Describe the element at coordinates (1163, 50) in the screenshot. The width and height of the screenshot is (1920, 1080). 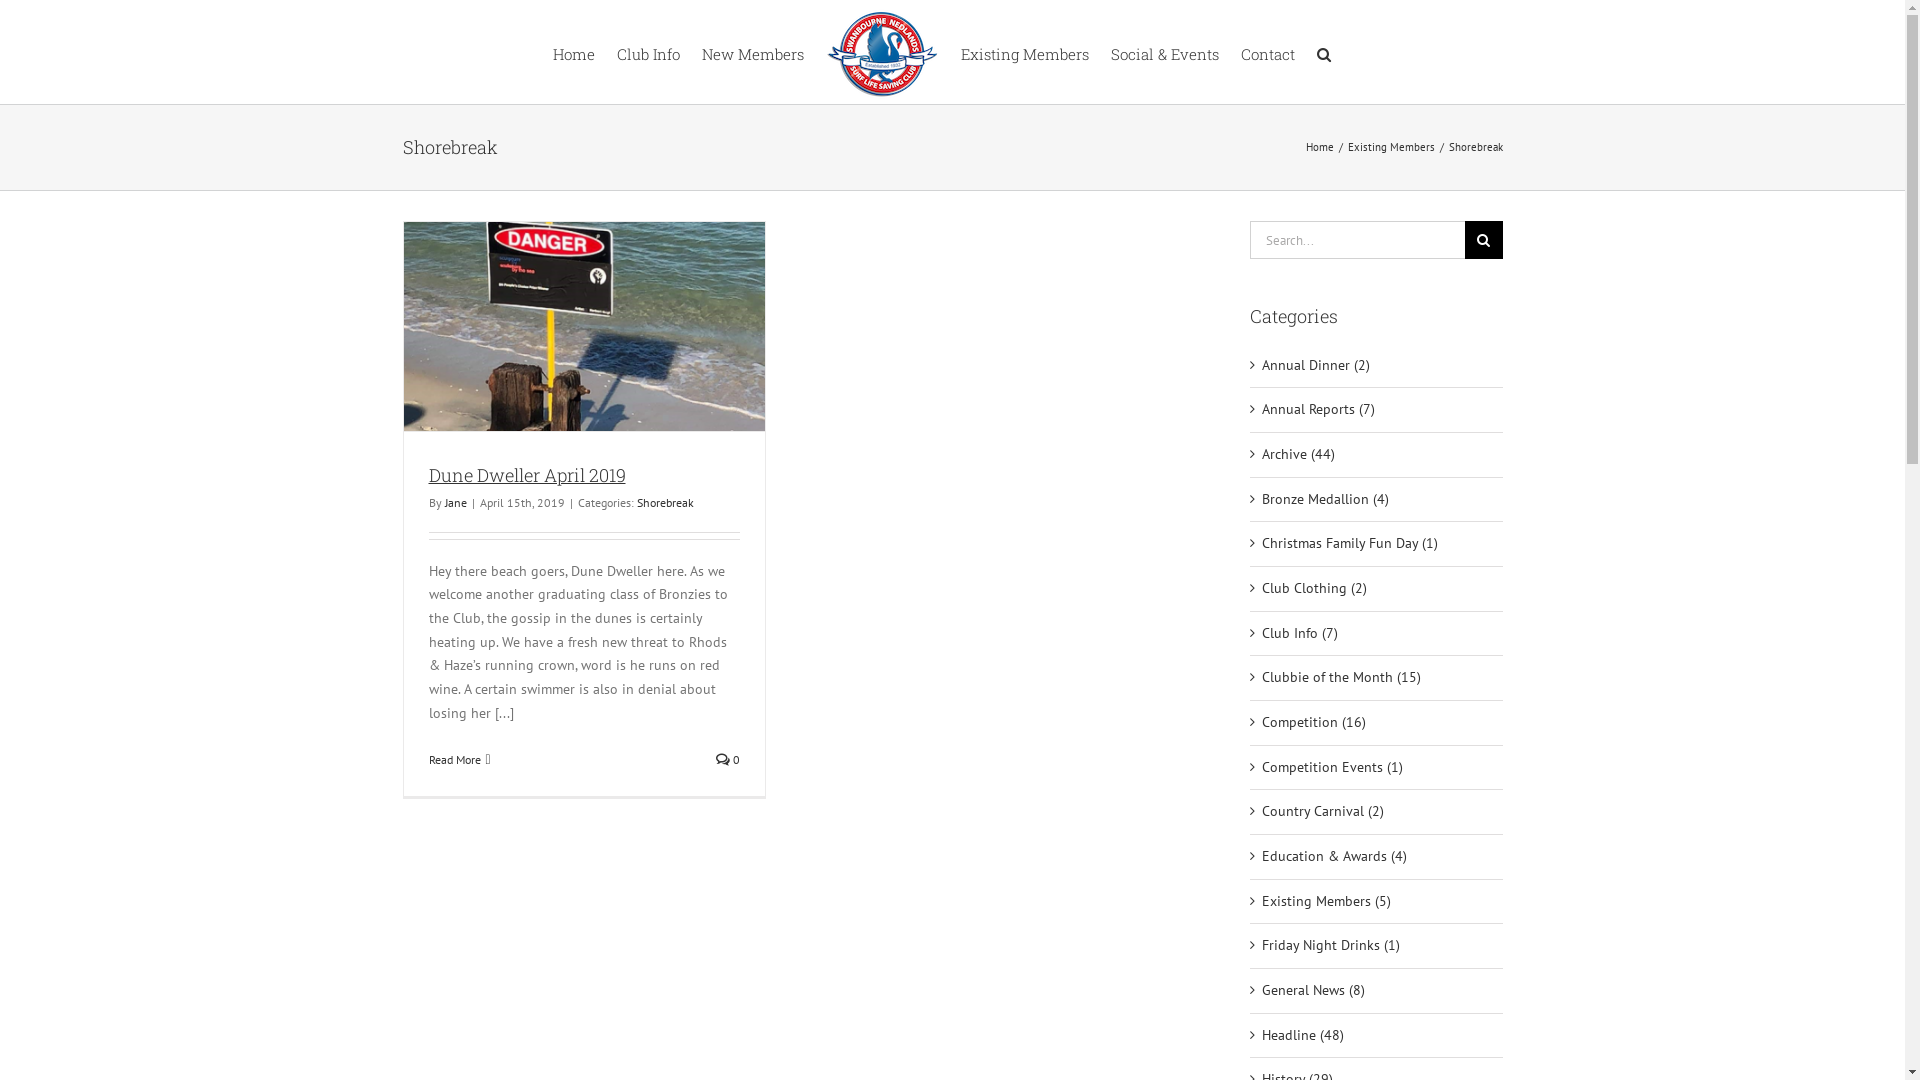
I see `'Social & Events'` at that location.